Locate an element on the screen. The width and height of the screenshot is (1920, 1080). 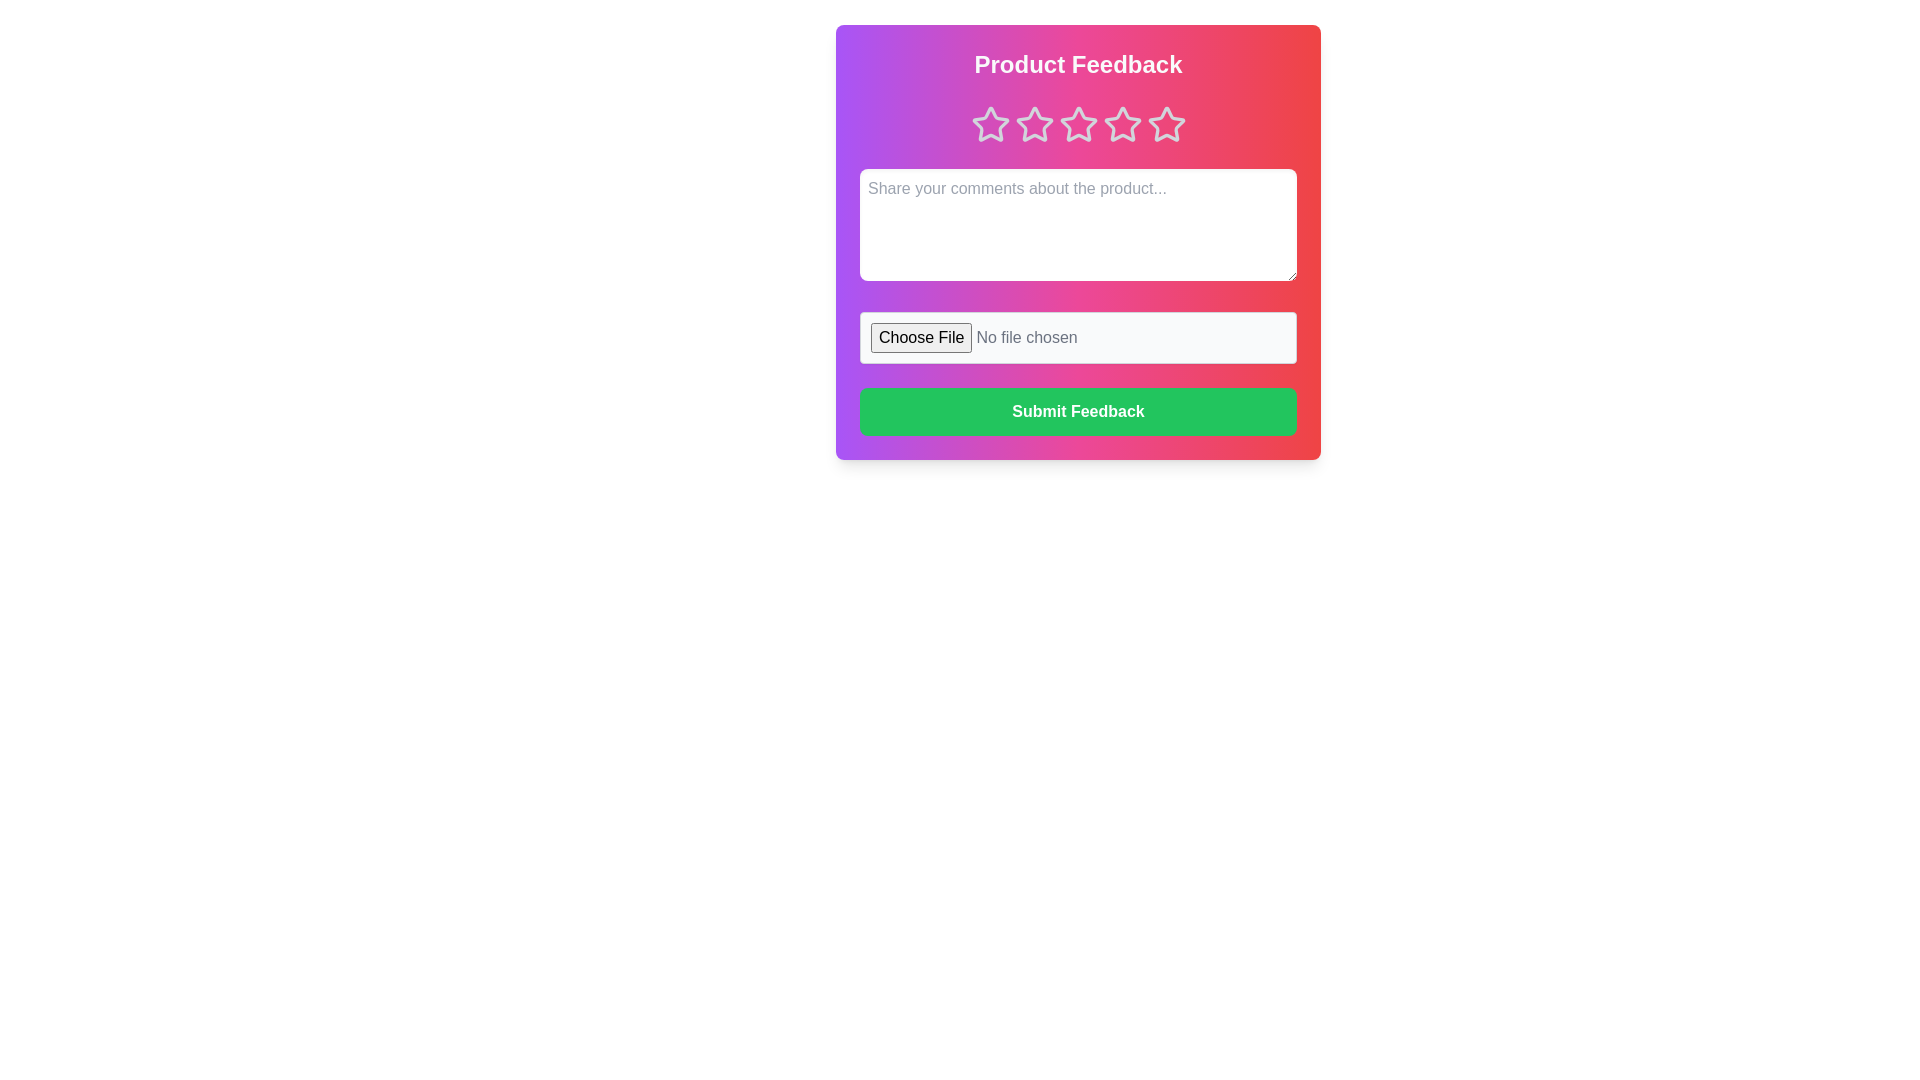
the fifth star icon in the rating system is located at coordinates (1166, 124).